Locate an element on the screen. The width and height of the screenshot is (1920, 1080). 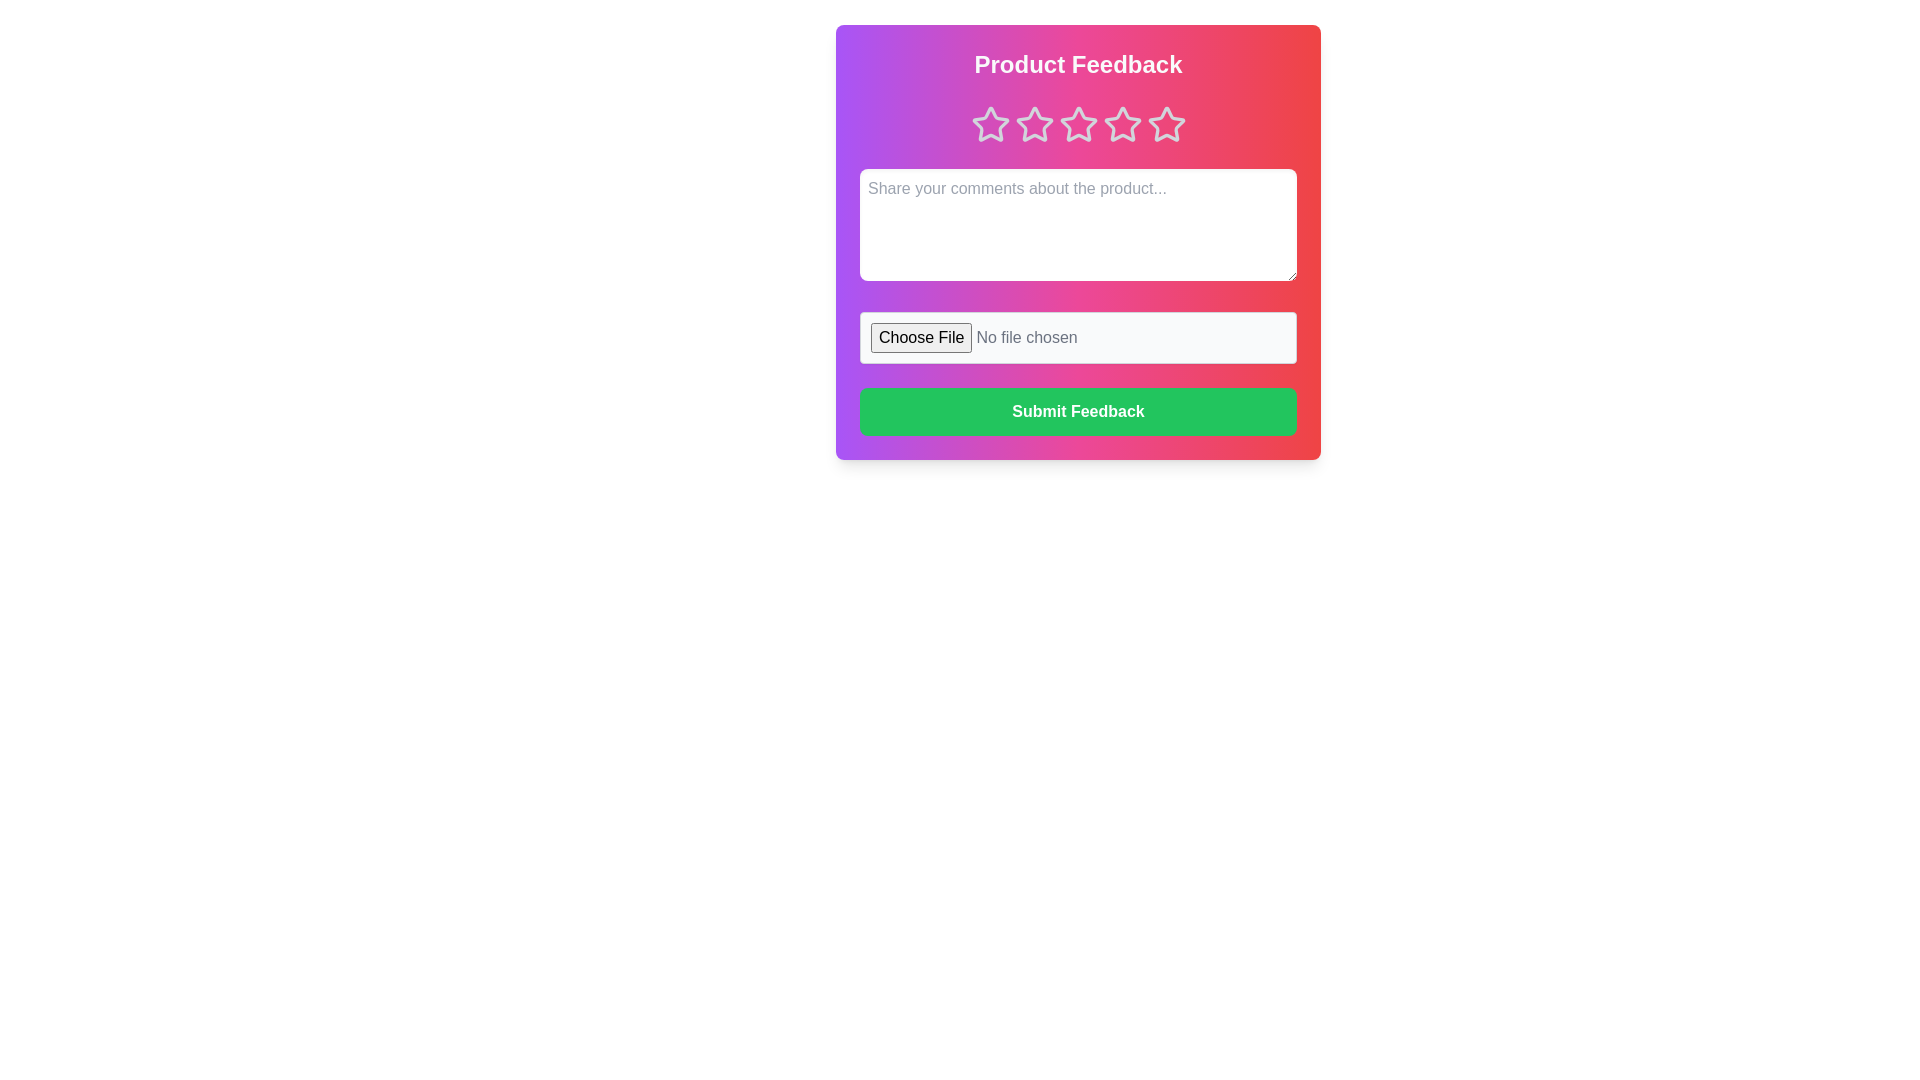
the fifth star icon in the rating system is located at coordinates (1166, 124).